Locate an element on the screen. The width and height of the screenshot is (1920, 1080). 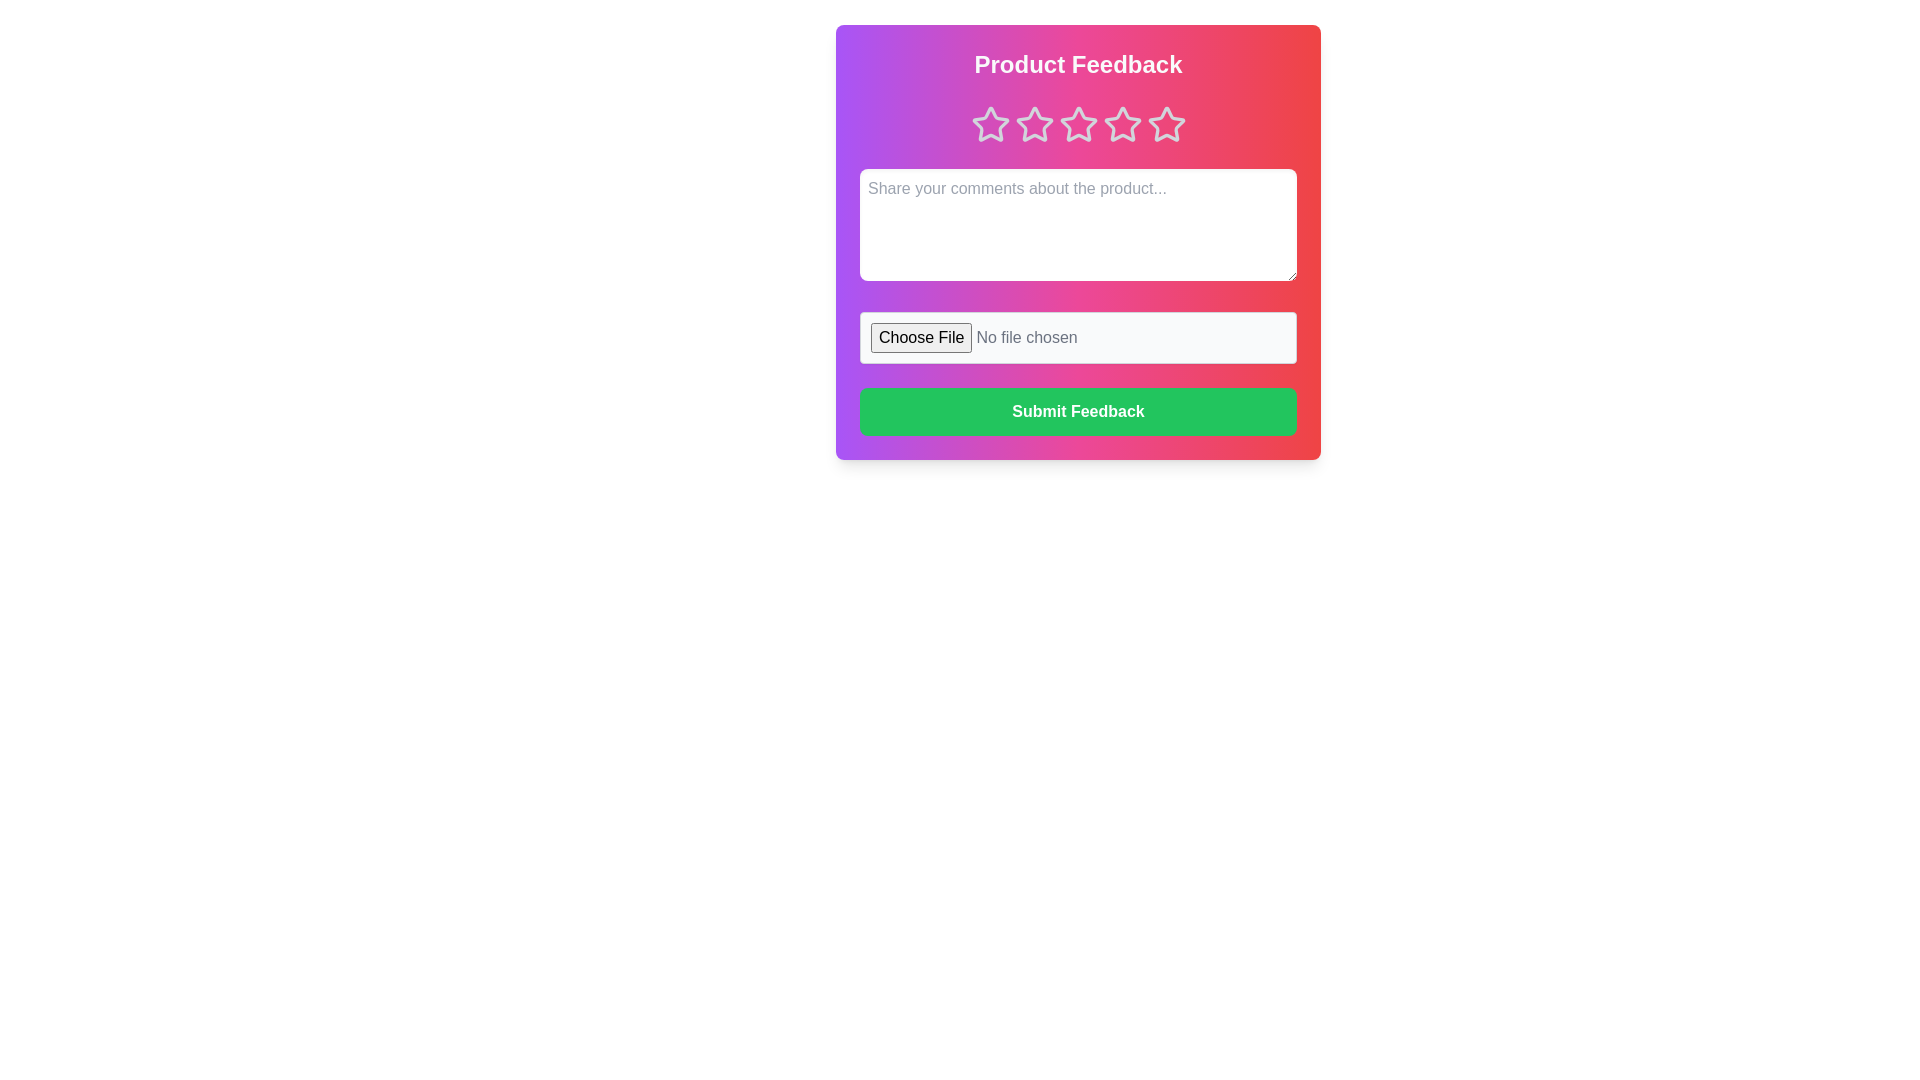
the fifth star icon in the rating system is located at coordinates (1166, 124).